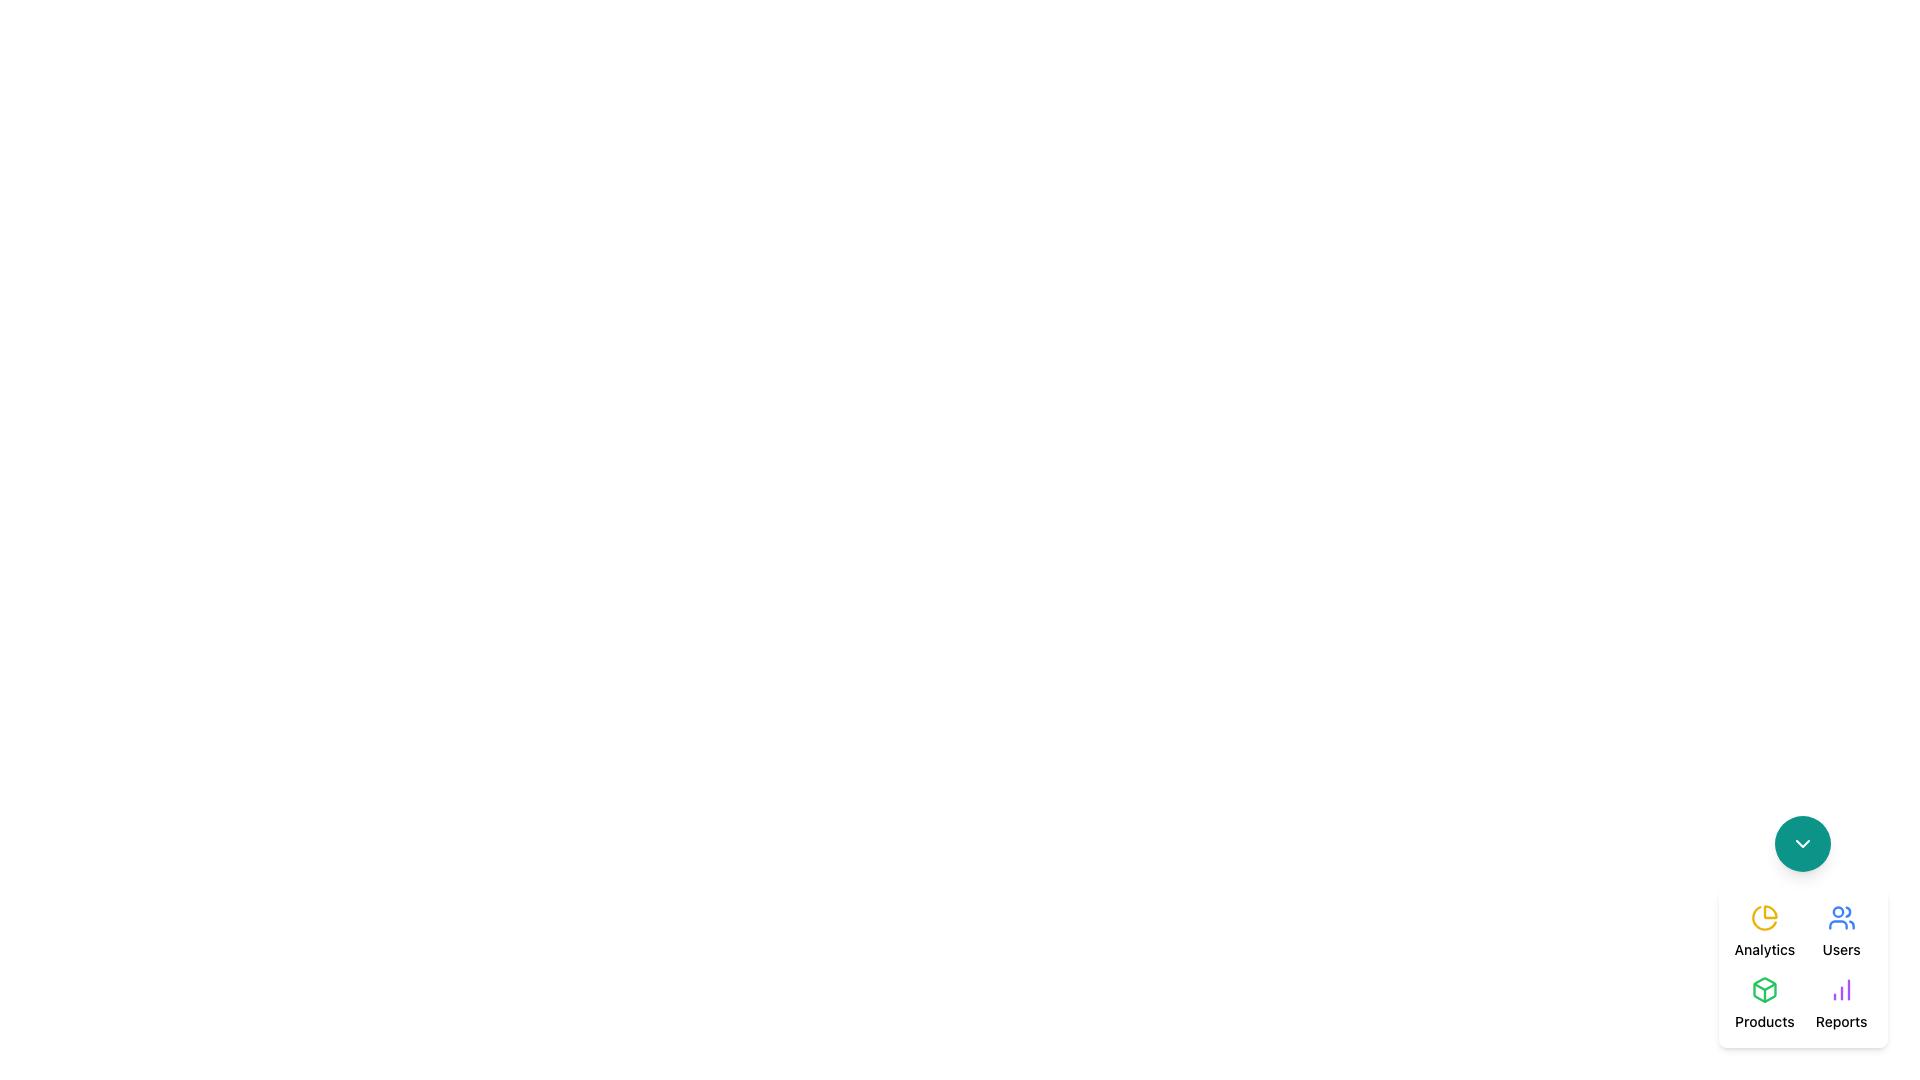  Describe the element at coordinates (1840, 948) in the screenshot. I see `the static label displaying the text 'Users', which is located below a group of people icon in the vertical menu at the bottom-right corner of the interface` at that location.